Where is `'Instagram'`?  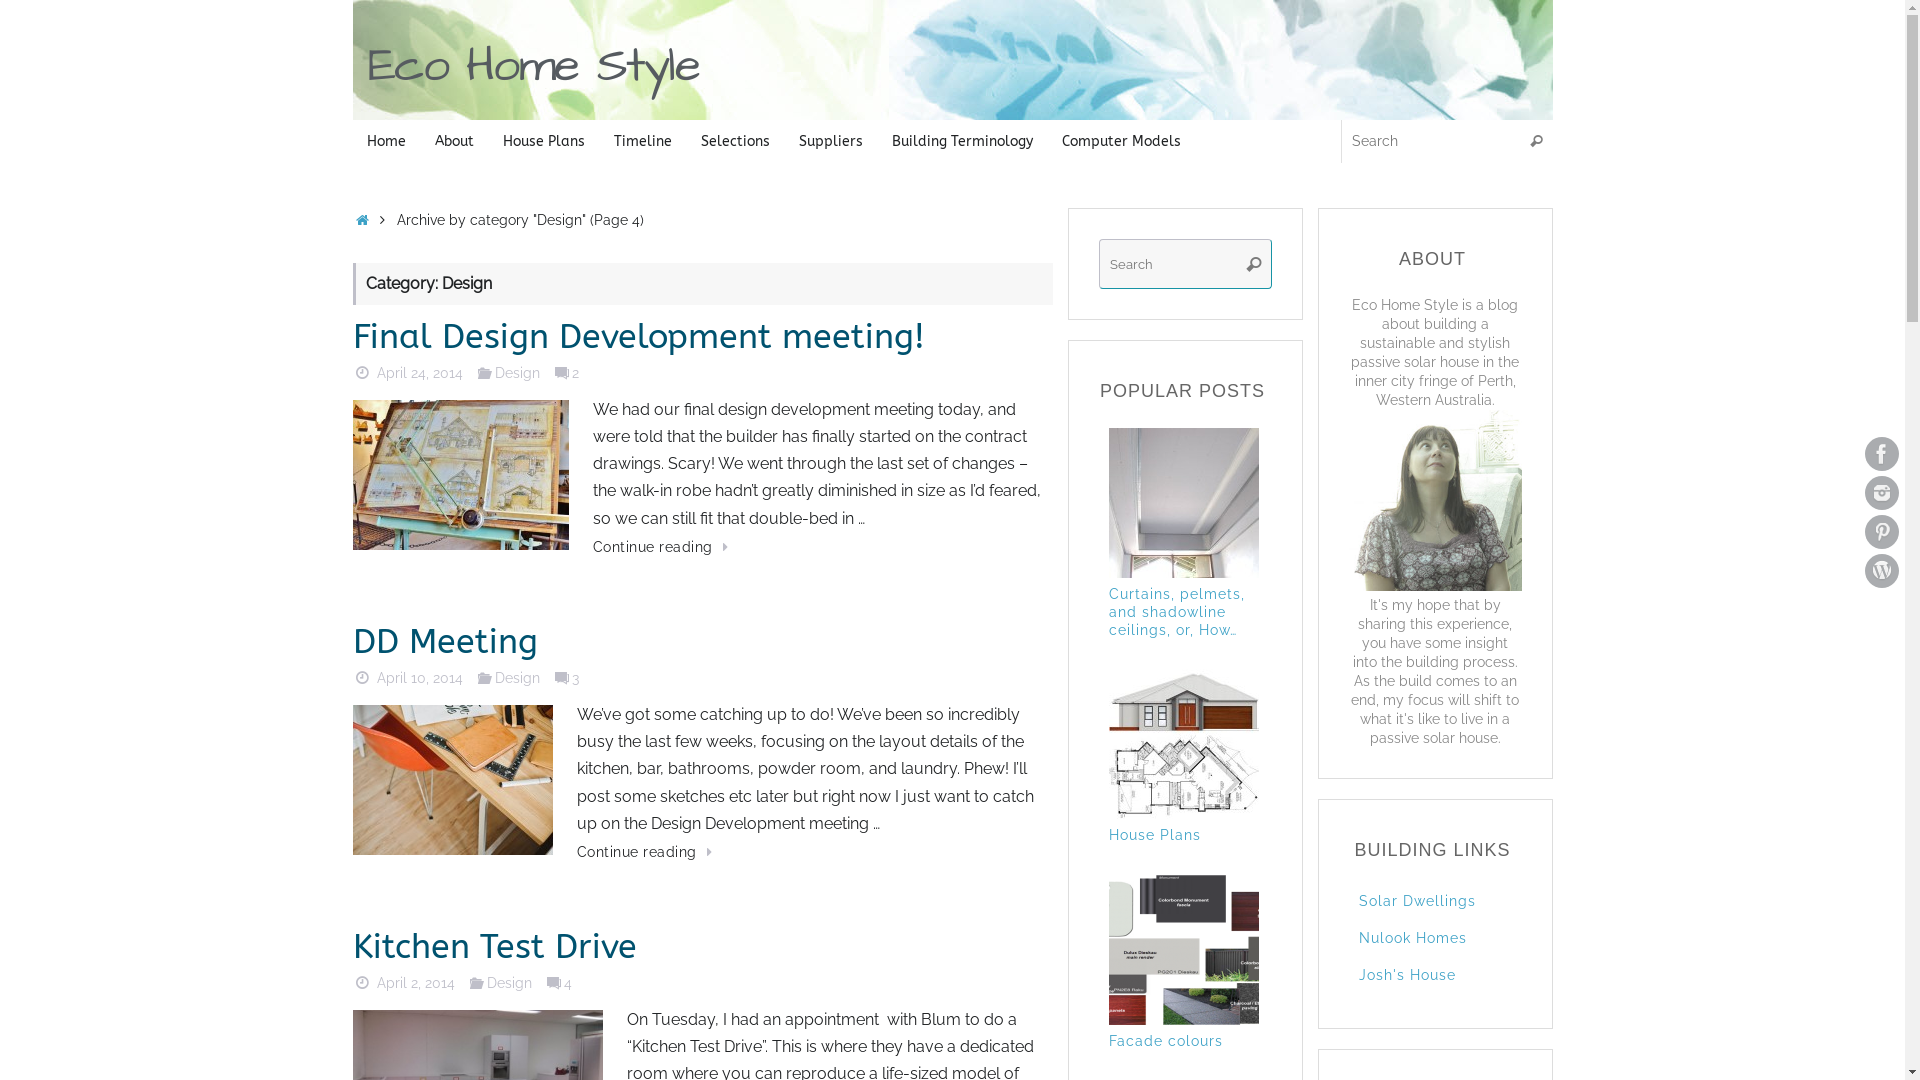
'Instagram' is located at coordinates (1880, 493).